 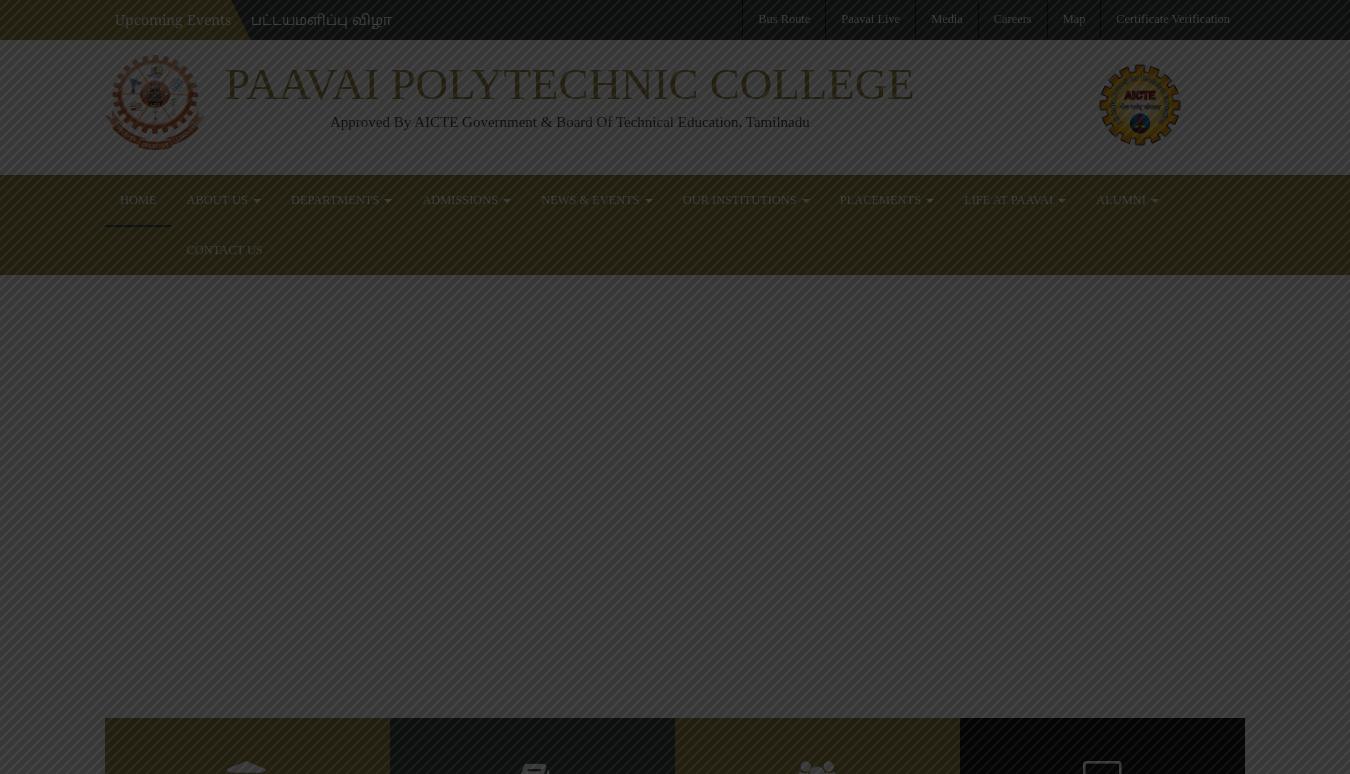 I want to click on 'Paavai Polytechnic Students won First place in Basket Ball tournament', so click(x=1081, y=259).